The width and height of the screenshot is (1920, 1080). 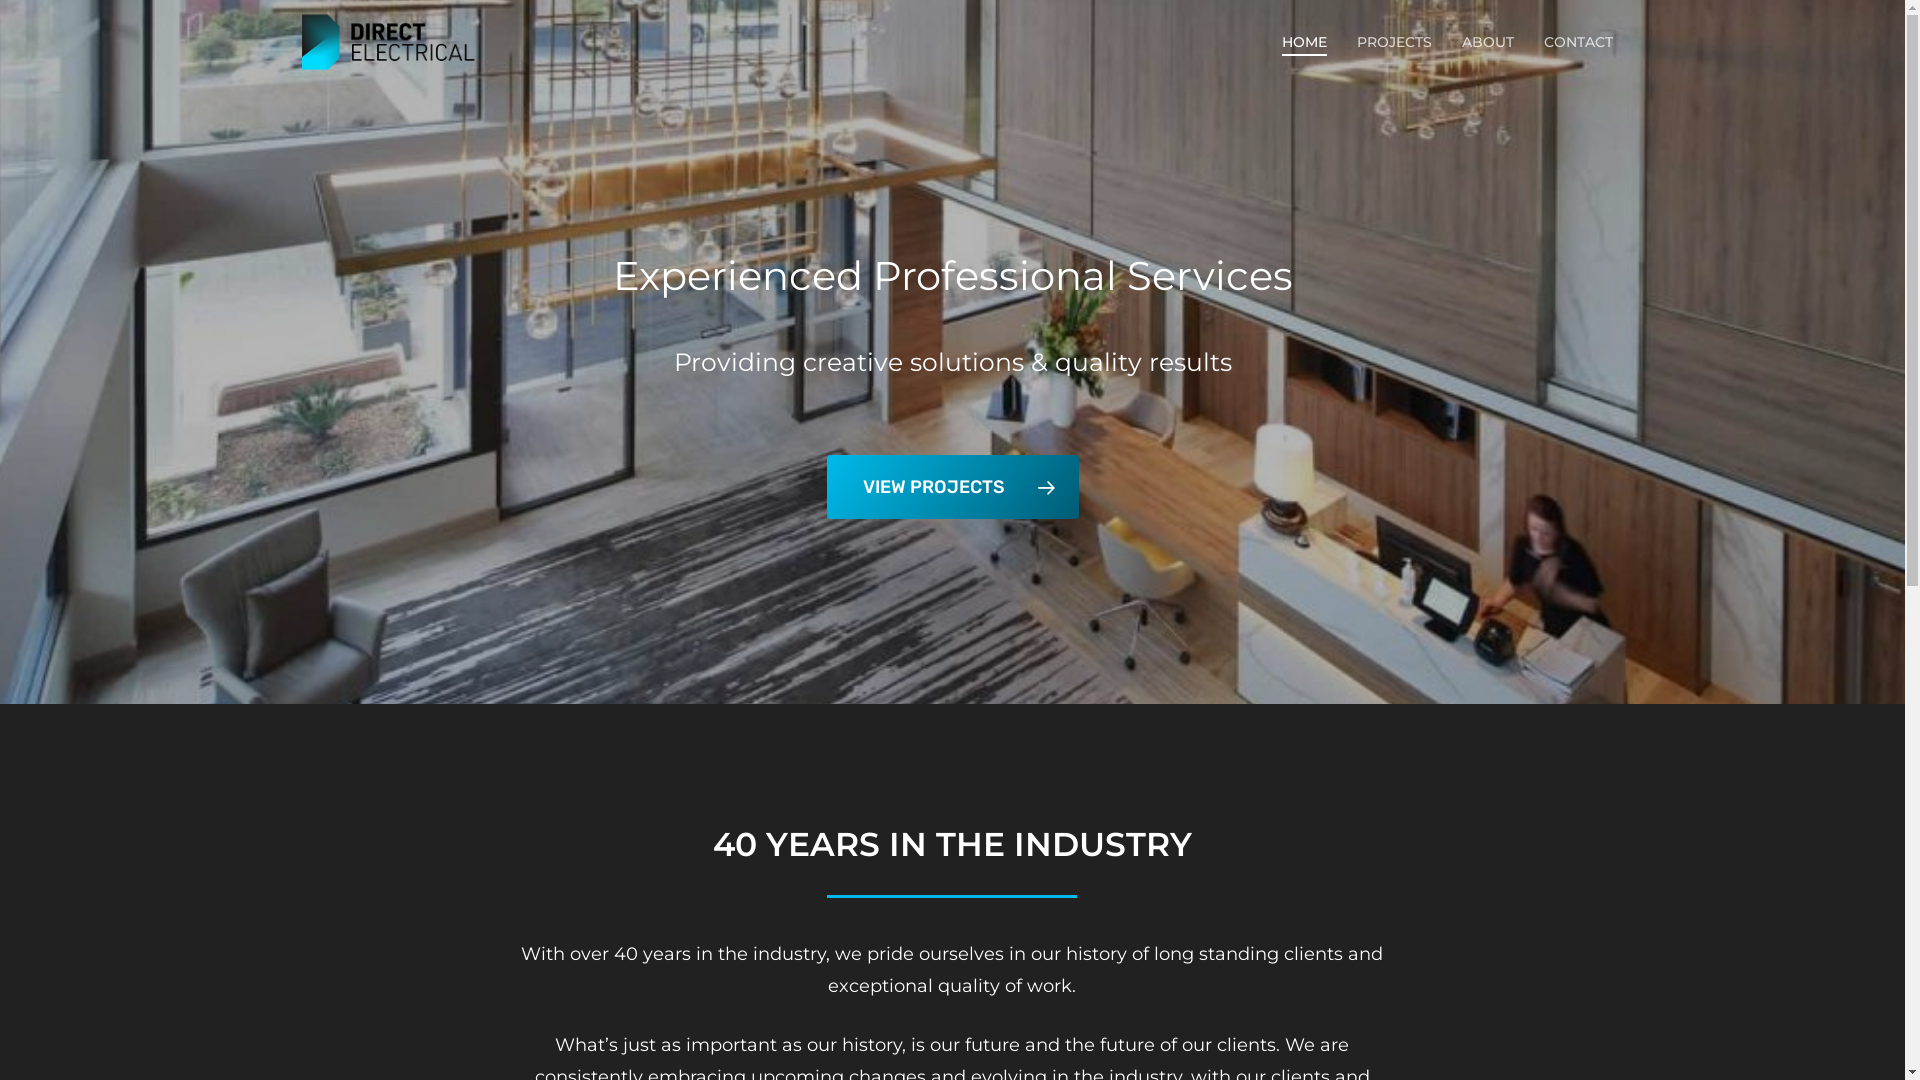 What do you see at coordinates (950, 486) in the screenshot?
I see `'VIEW PROJECTS'` at bounding box center [950, 486].